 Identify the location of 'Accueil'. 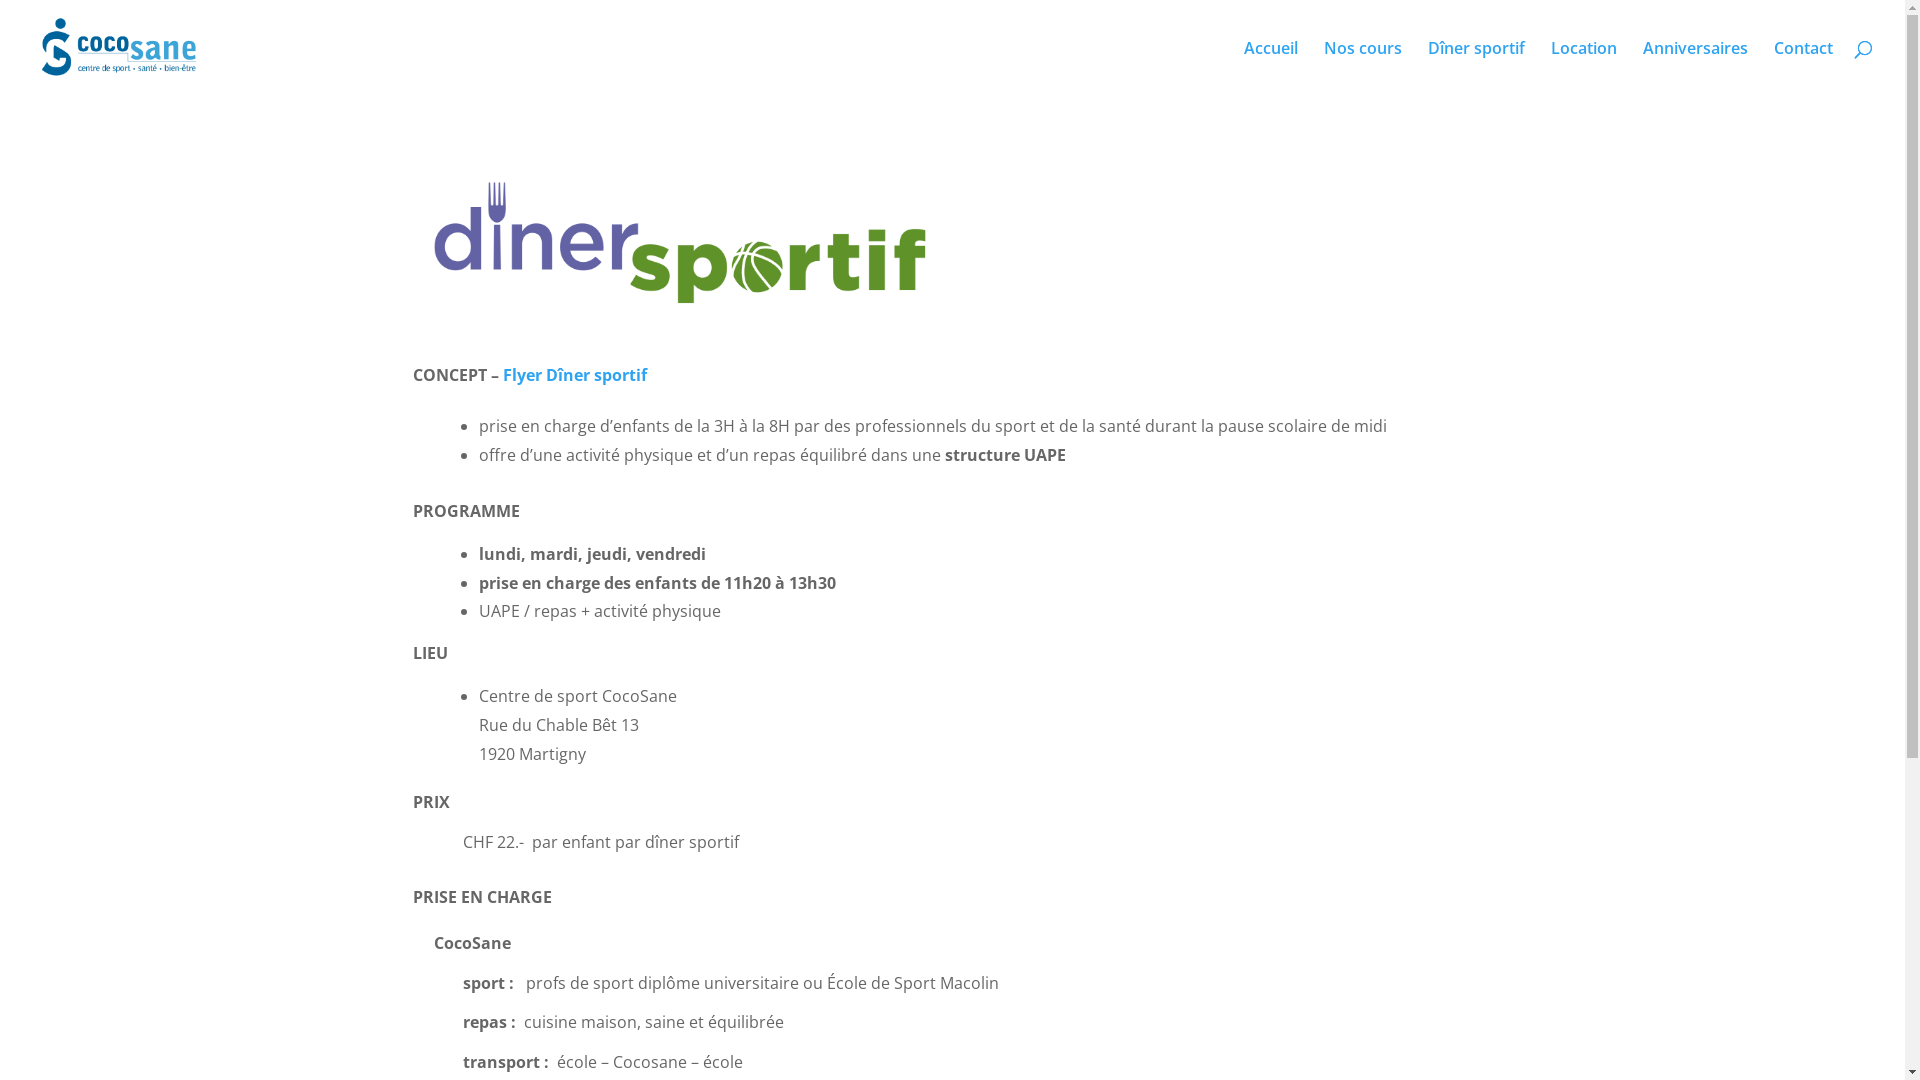
(1270, 67).